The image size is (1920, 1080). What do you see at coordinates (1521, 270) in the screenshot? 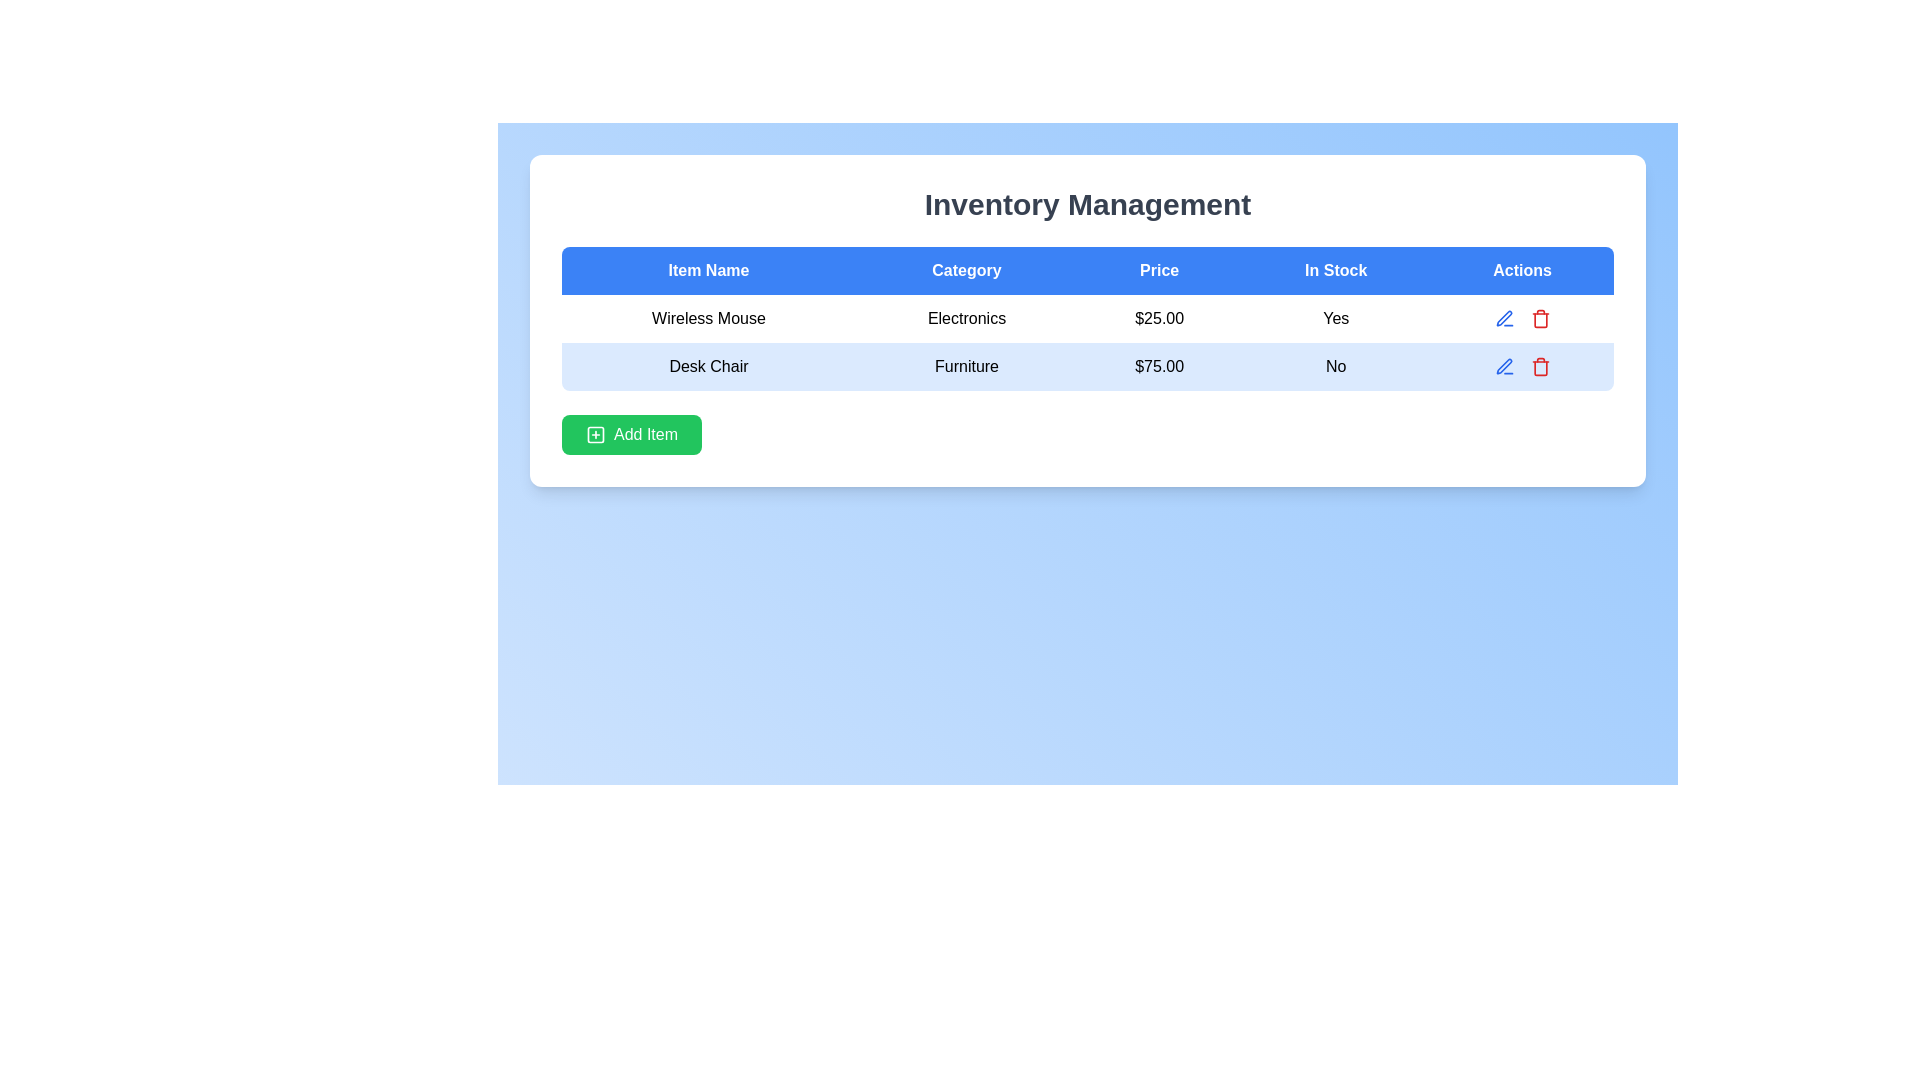
I see `the 'Actions' column header, which is the fifth and rightmost column header in the table, located in the top-right of the table frame` at bounding box center [1521, 270].